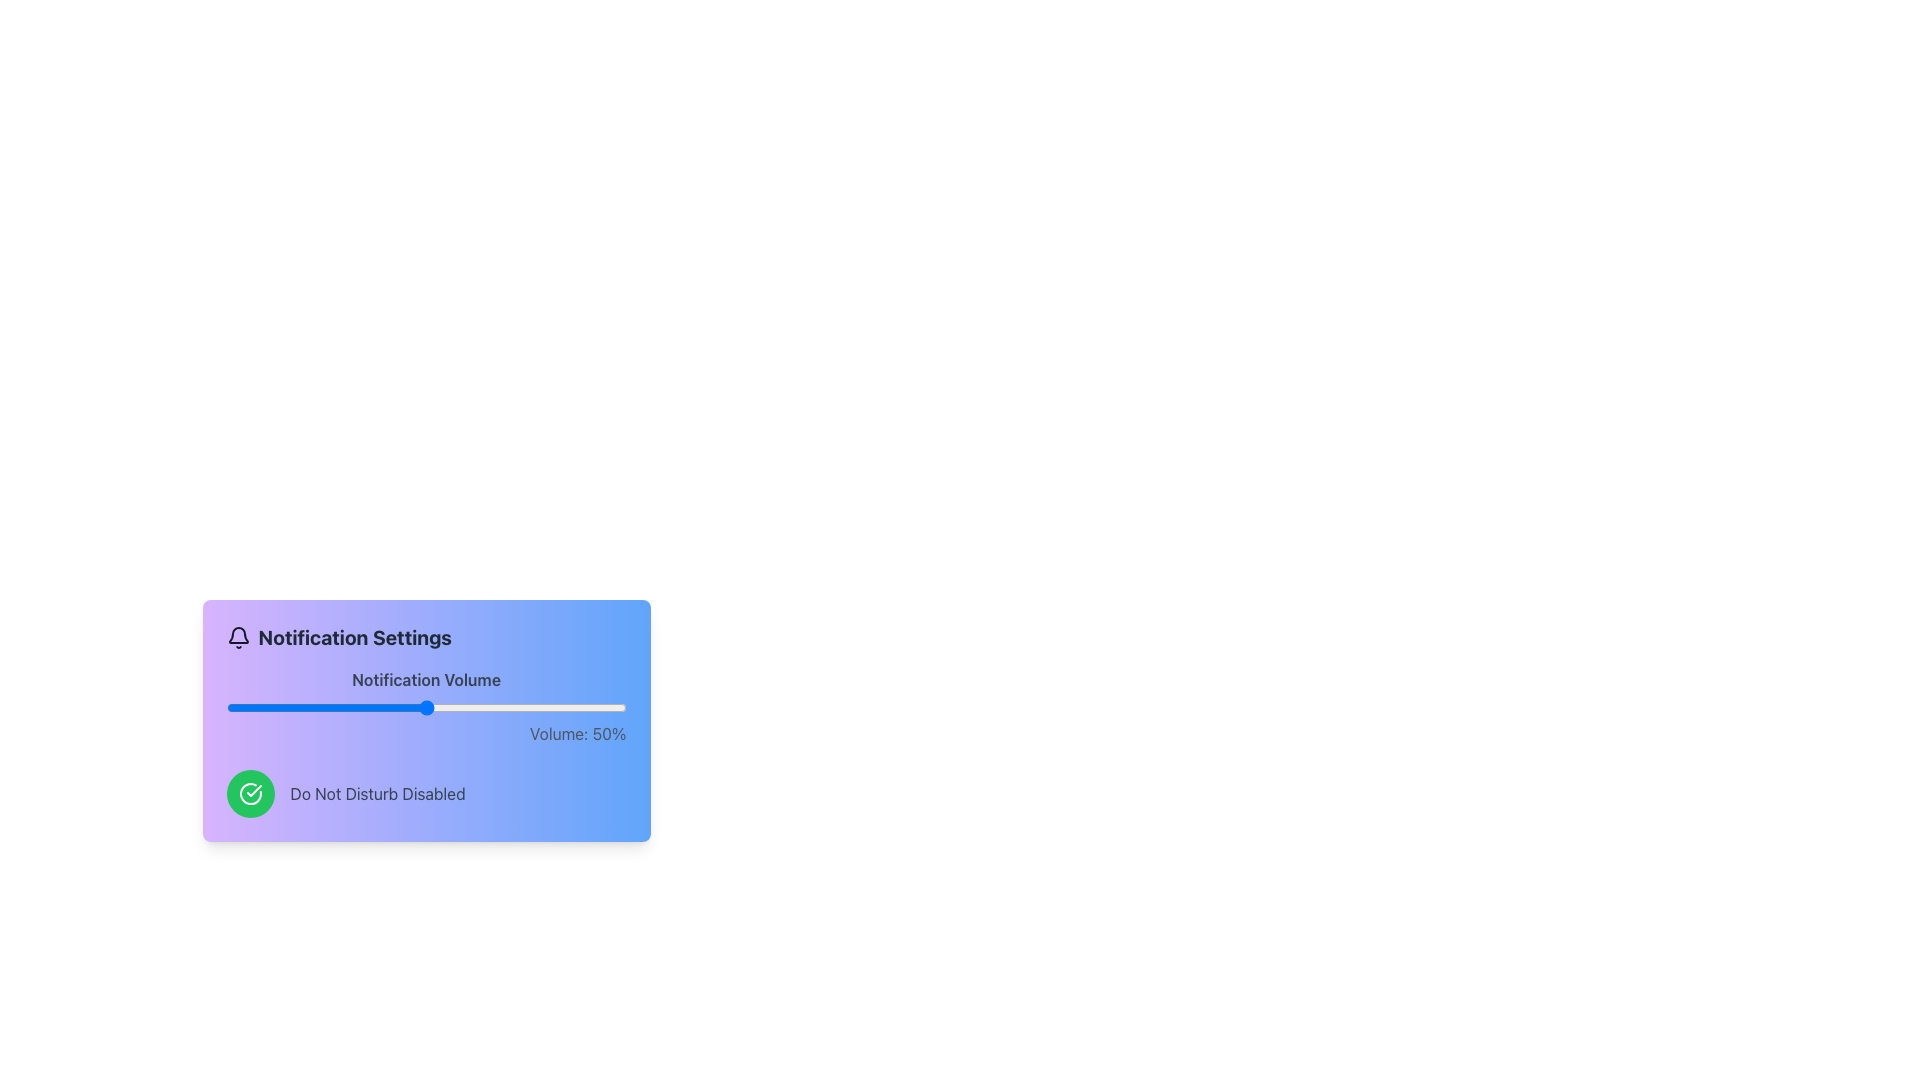  I want to click on the green circular icon indicating 'Do Not Disturb Disabled' status to interact with it and potentially toggle the setting, so click(253, 789).